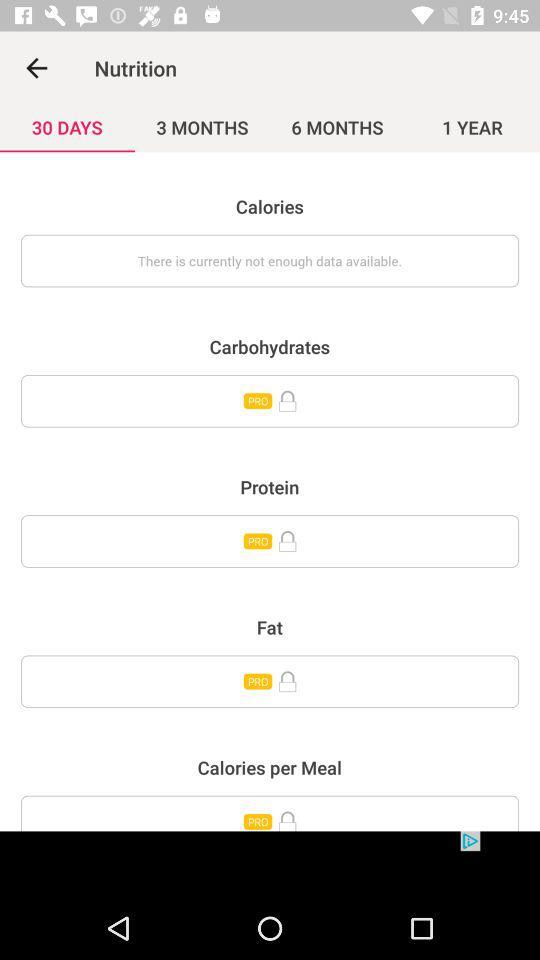 This screenshot has height=960, width=540. What do you see at coordinates (270, 813) in the screenshot?
I see `open pro plan` at bounding box center [270, 813].